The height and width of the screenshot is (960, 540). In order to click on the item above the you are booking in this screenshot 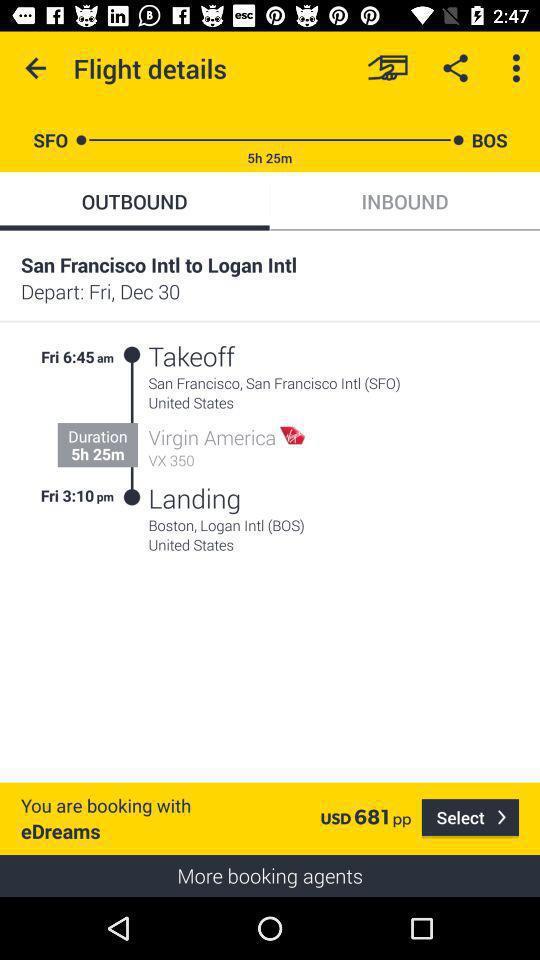, I will do `click(132, 426)`.